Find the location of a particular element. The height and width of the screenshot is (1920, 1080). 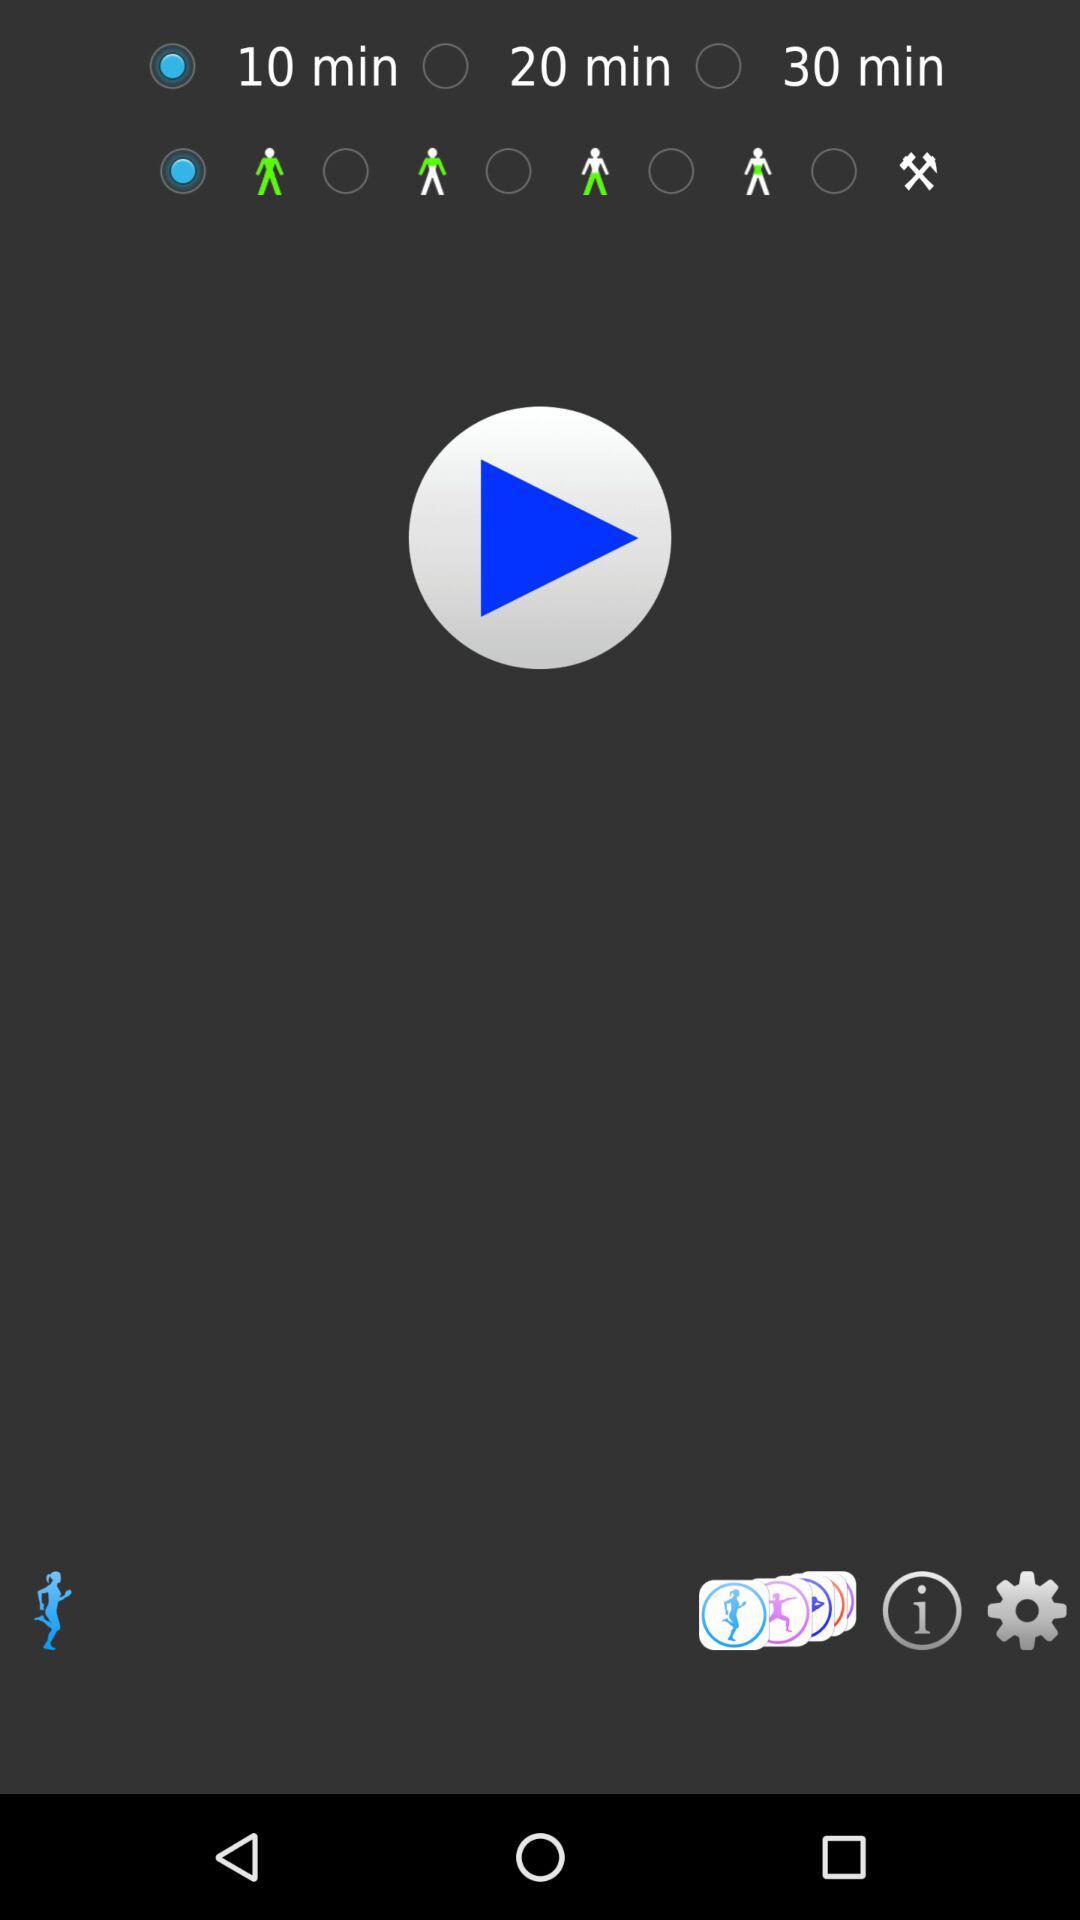

selecting box is located at coordinates (518, 171).